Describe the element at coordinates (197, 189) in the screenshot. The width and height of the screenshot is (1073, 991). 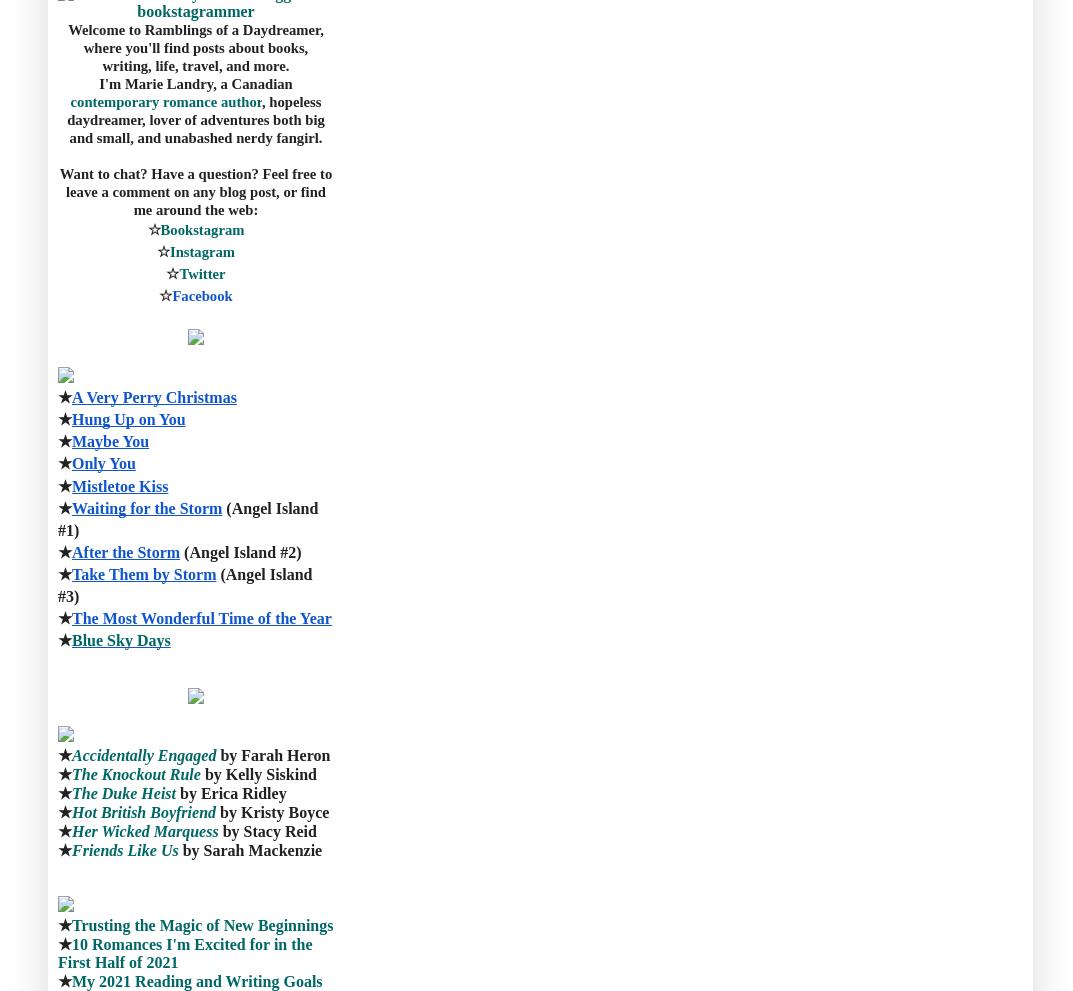
I see `'Want to chat? Have a question? Feel free to leave a comment on any blog post, or find me around the web:'` at that location.